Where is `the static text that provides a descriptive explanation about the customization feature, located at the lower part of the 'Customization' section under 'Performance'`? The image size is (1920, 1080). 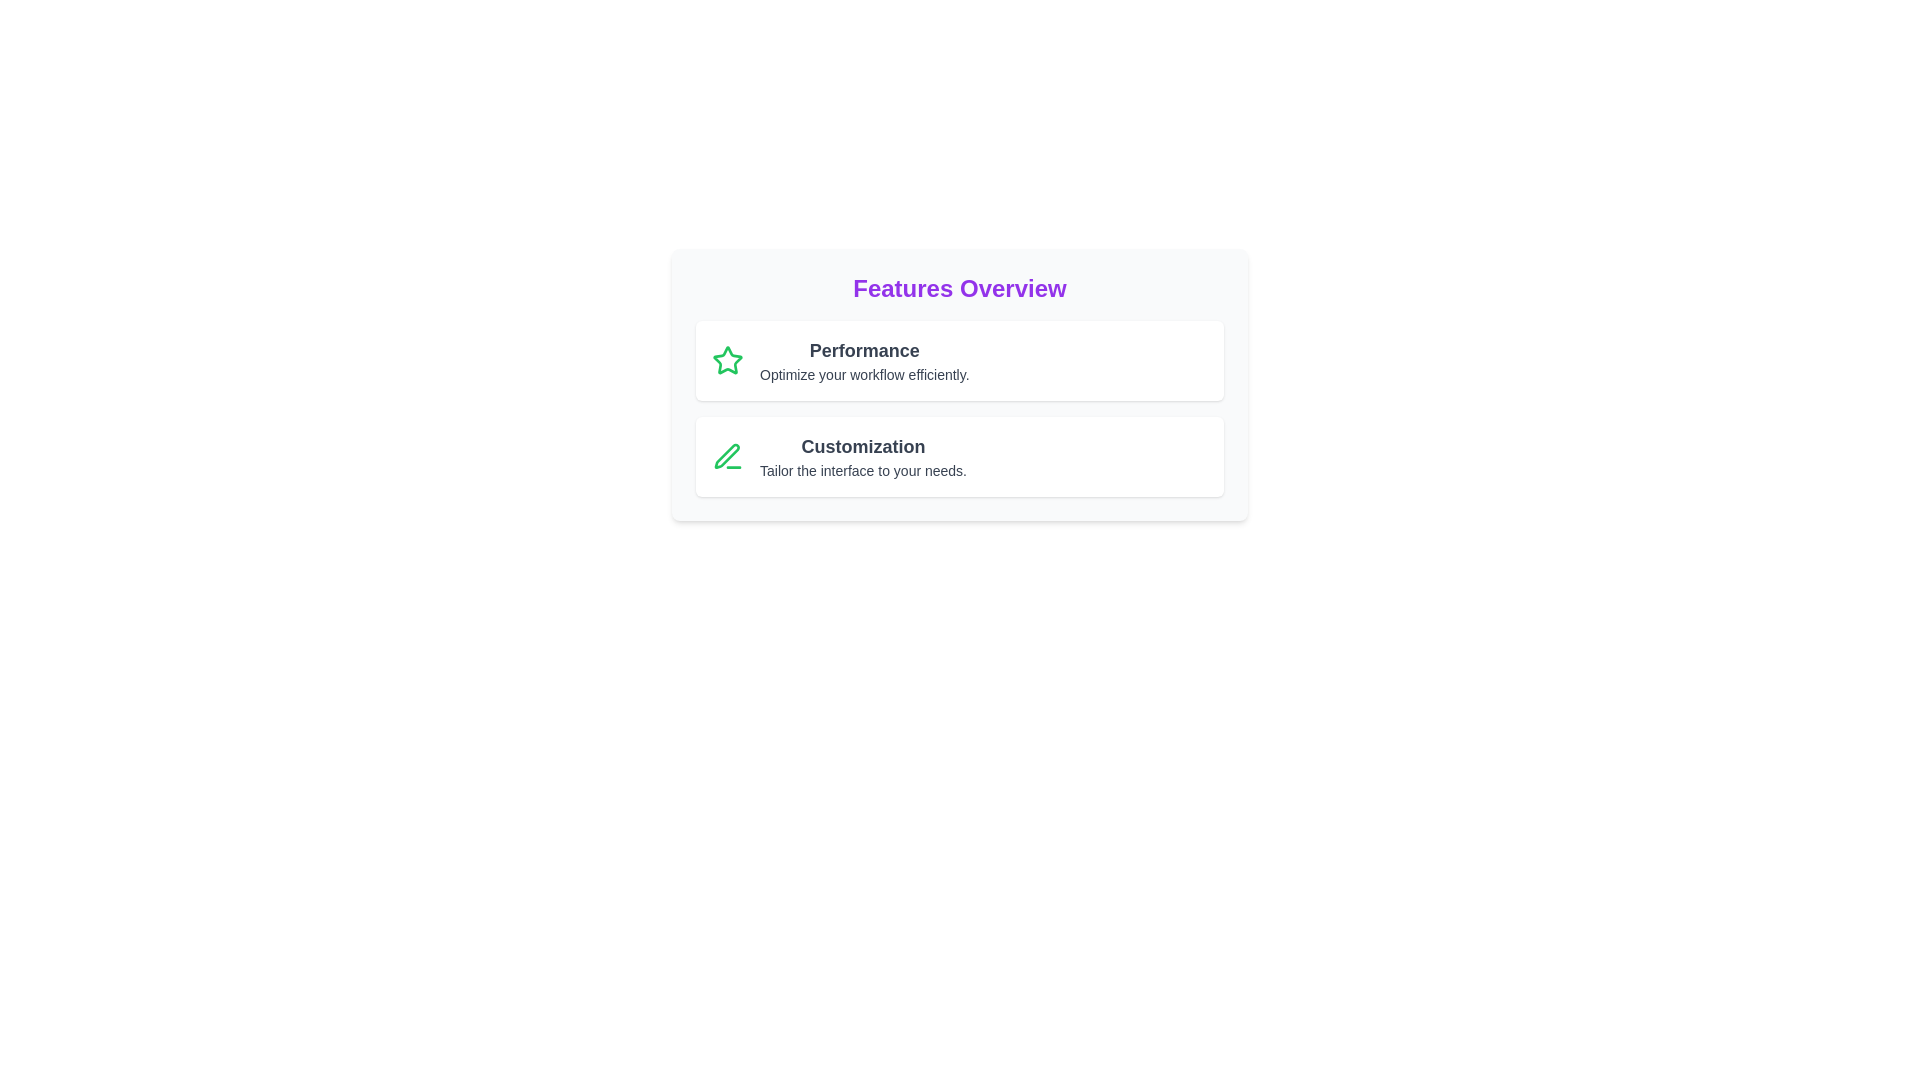
the static text that provides a descriptive explanation about the customization feature, located at the lower part of the 'Customization' section under 'Performance' is located at coordinates (863, 470).